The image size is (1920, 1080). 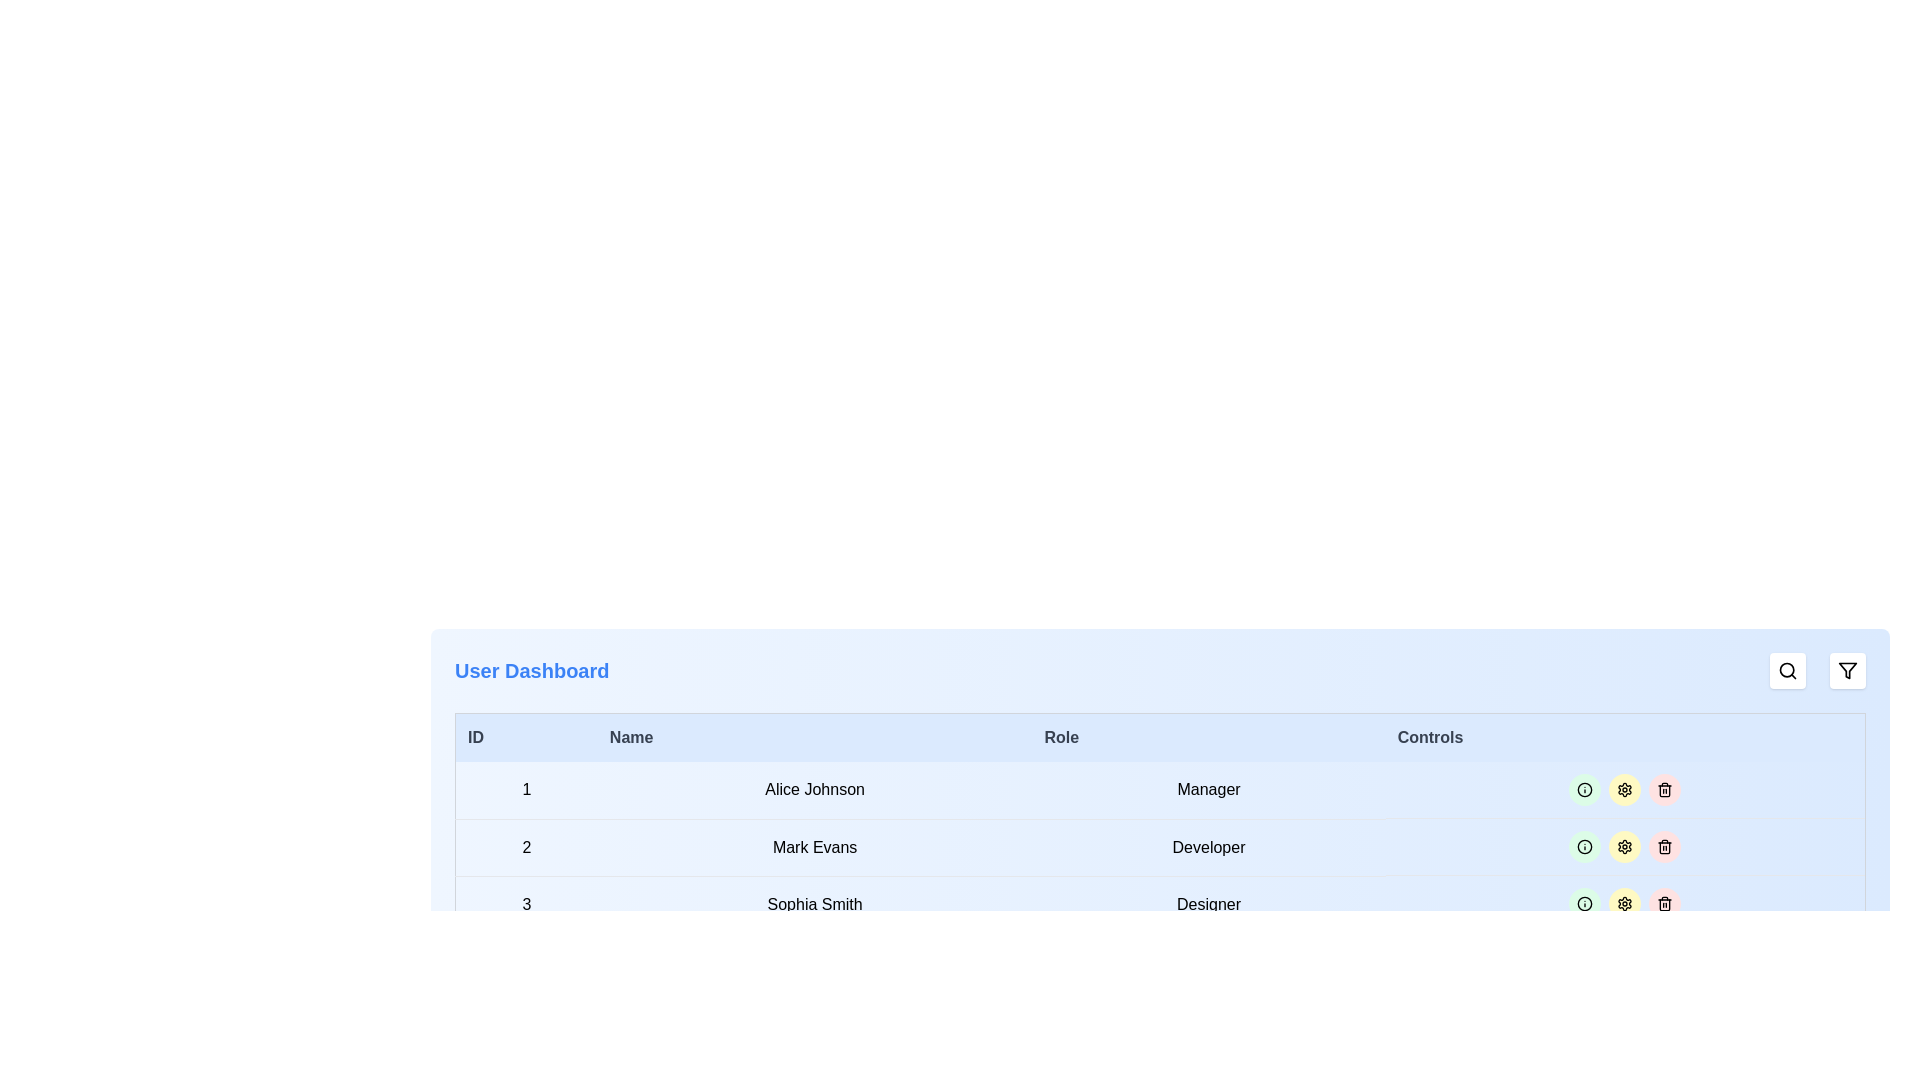 I want to click on the text component displaying the number '1' in the table entry under the 'ID' column for user 'Alice Johnson', so click(x=526, y=789).